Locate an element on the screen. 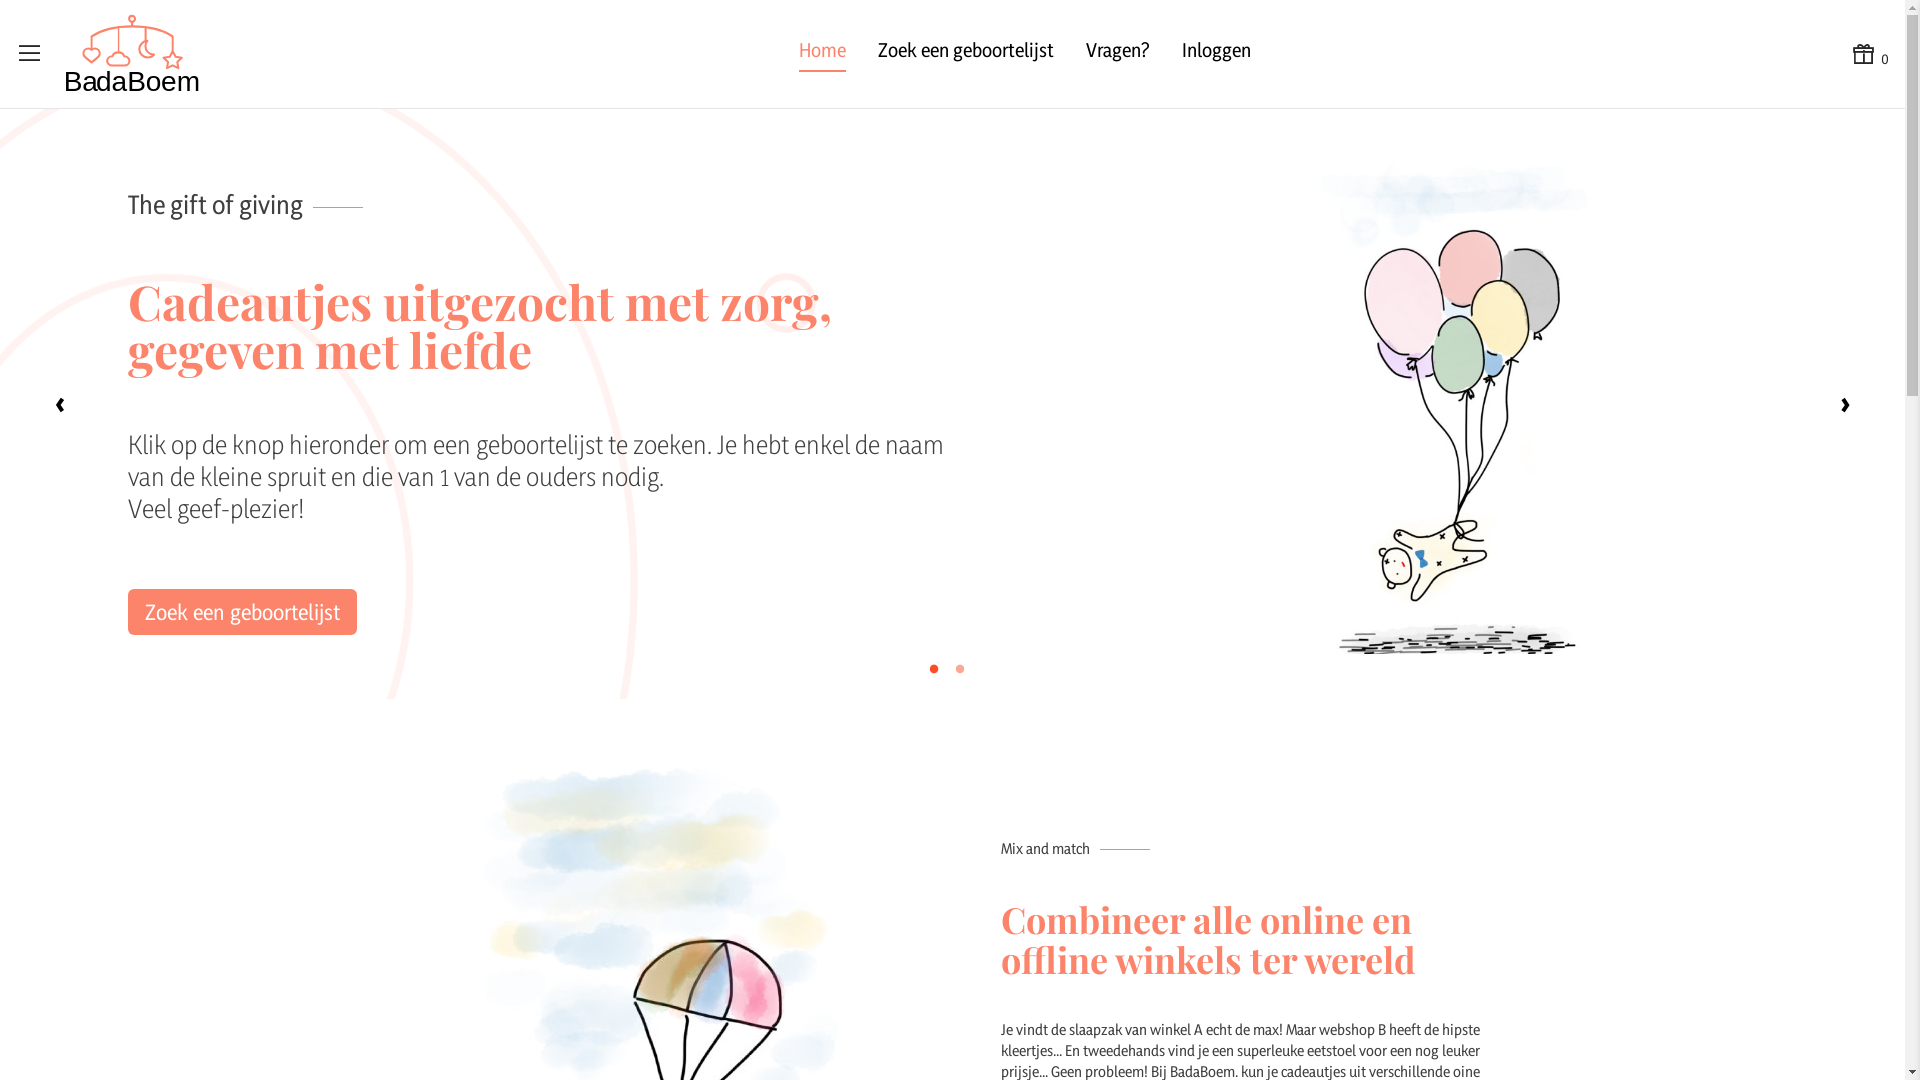  'Vragen?' is located at coordinates (1117, 53).